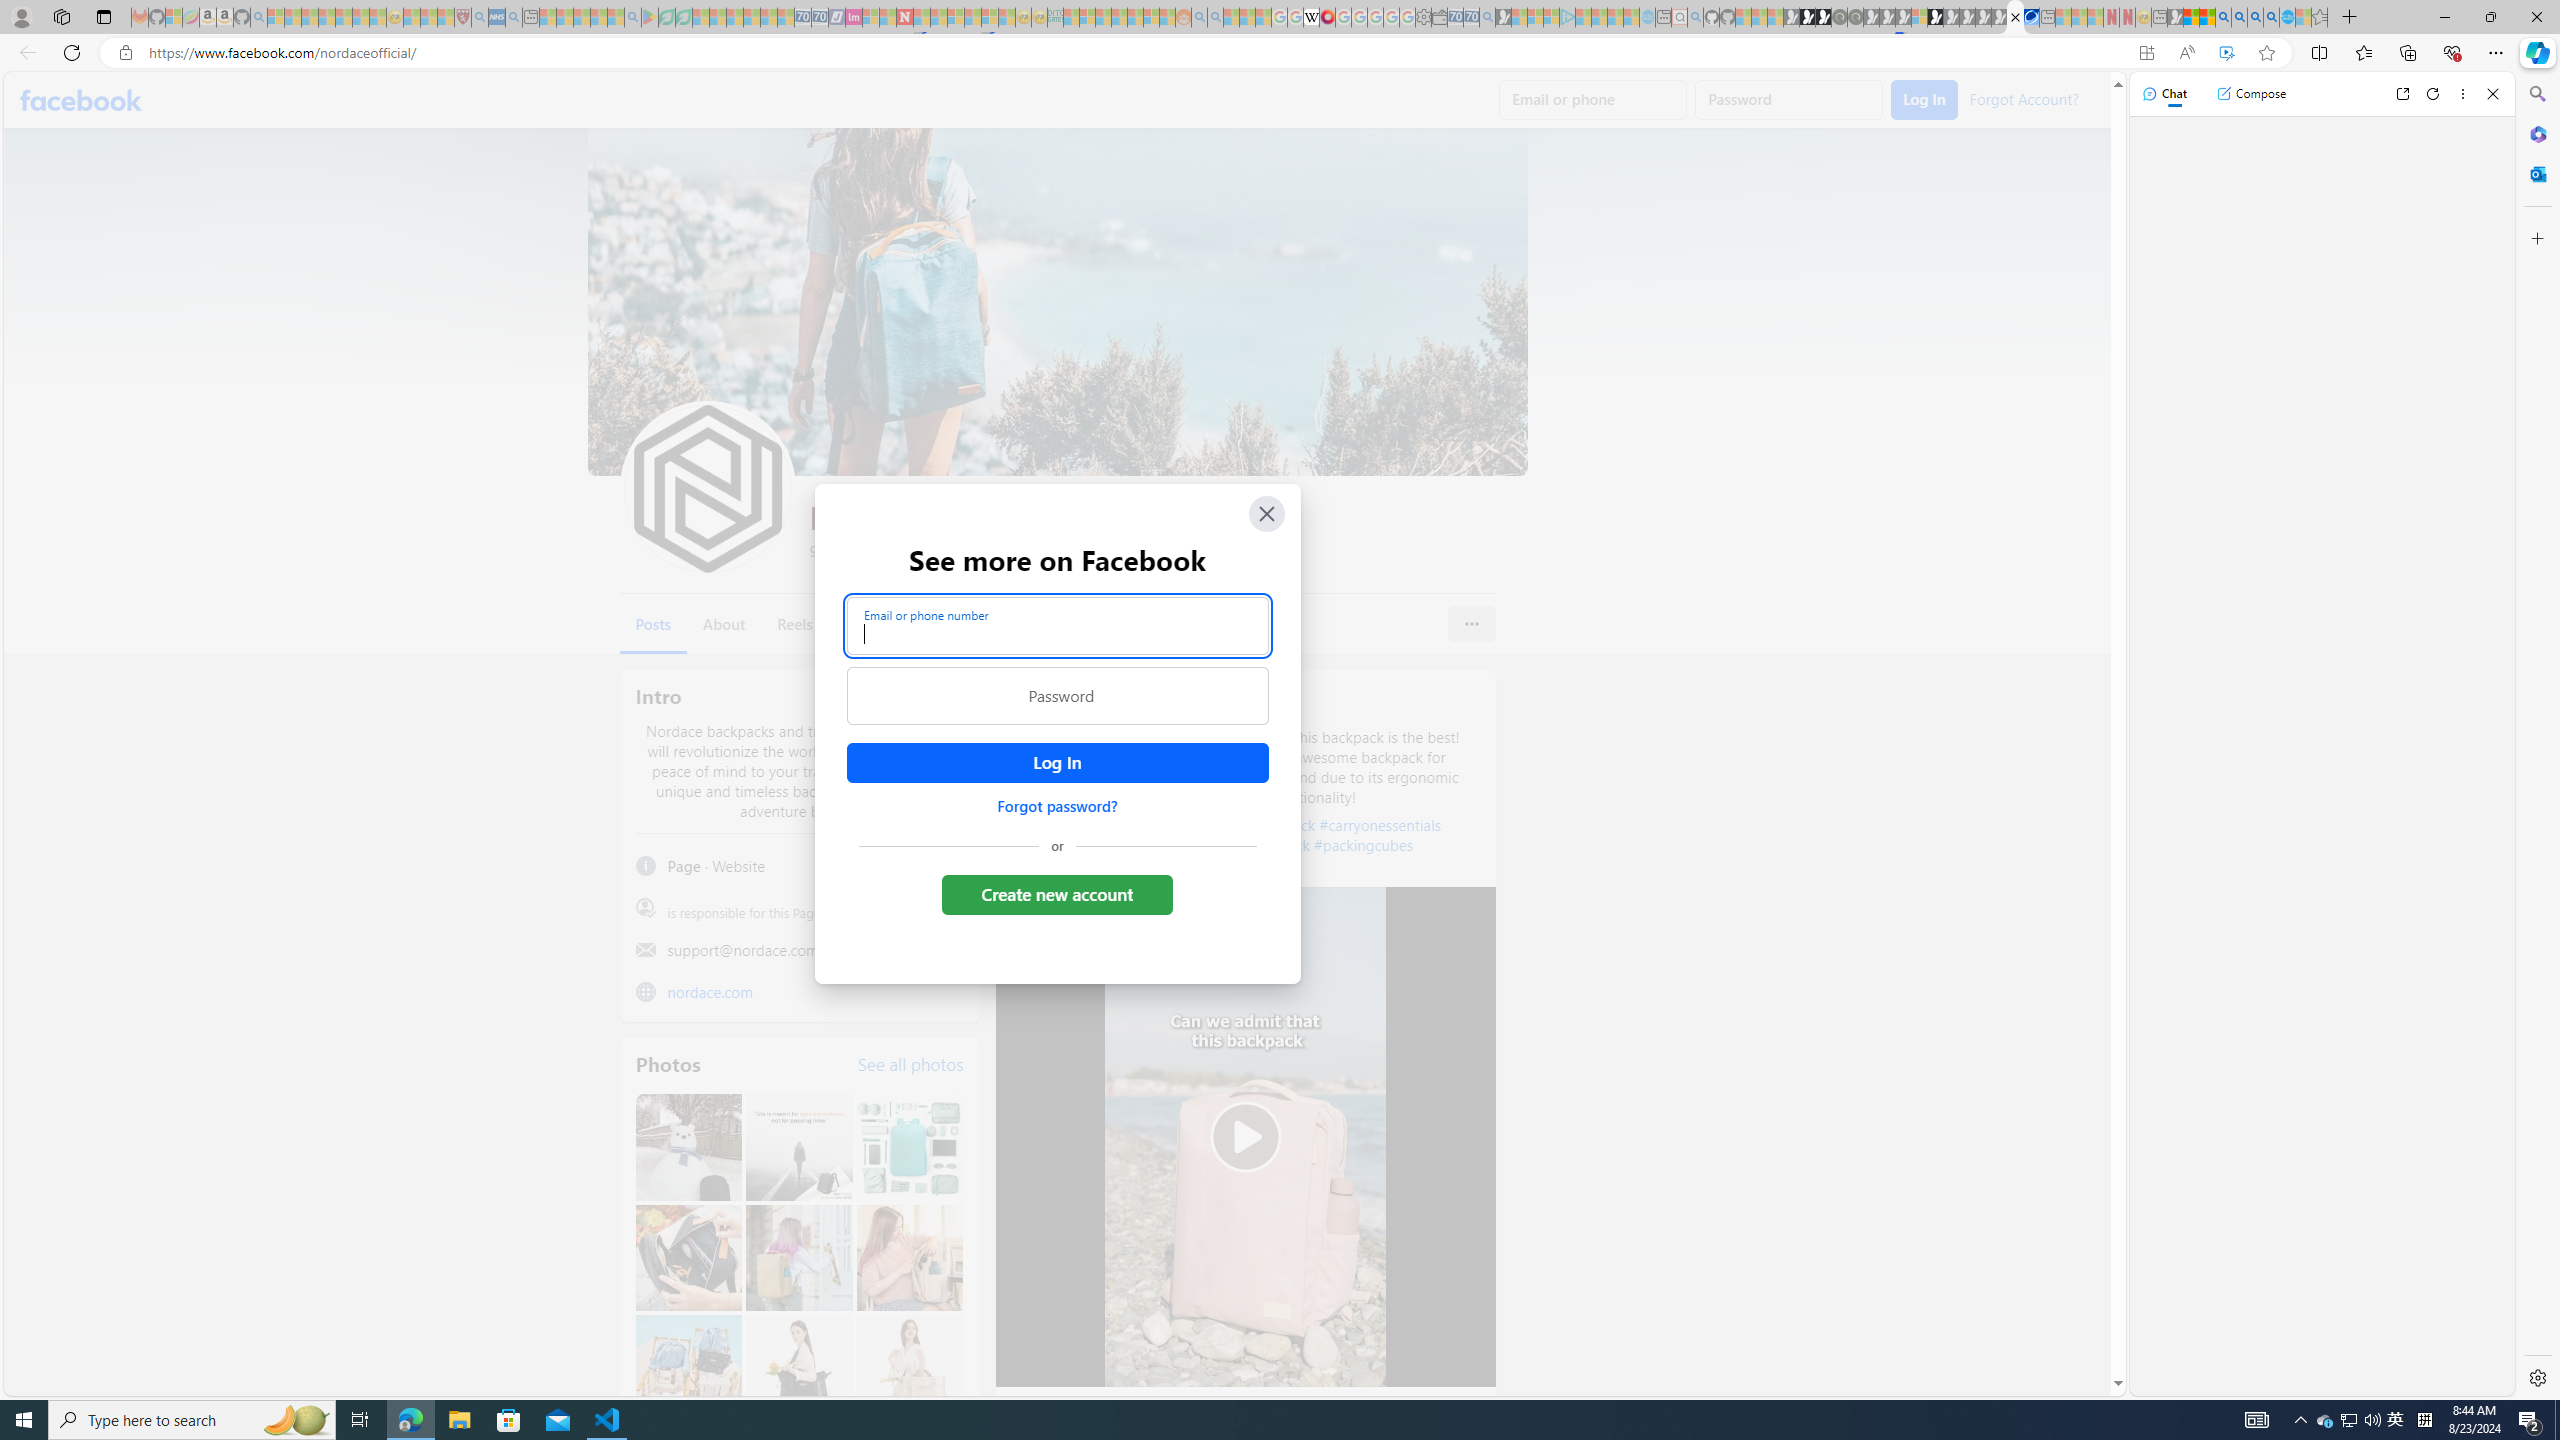 This screenshot has height=1440, width=2560. I want to click on 'Accessible login button', so click(1056, 762).